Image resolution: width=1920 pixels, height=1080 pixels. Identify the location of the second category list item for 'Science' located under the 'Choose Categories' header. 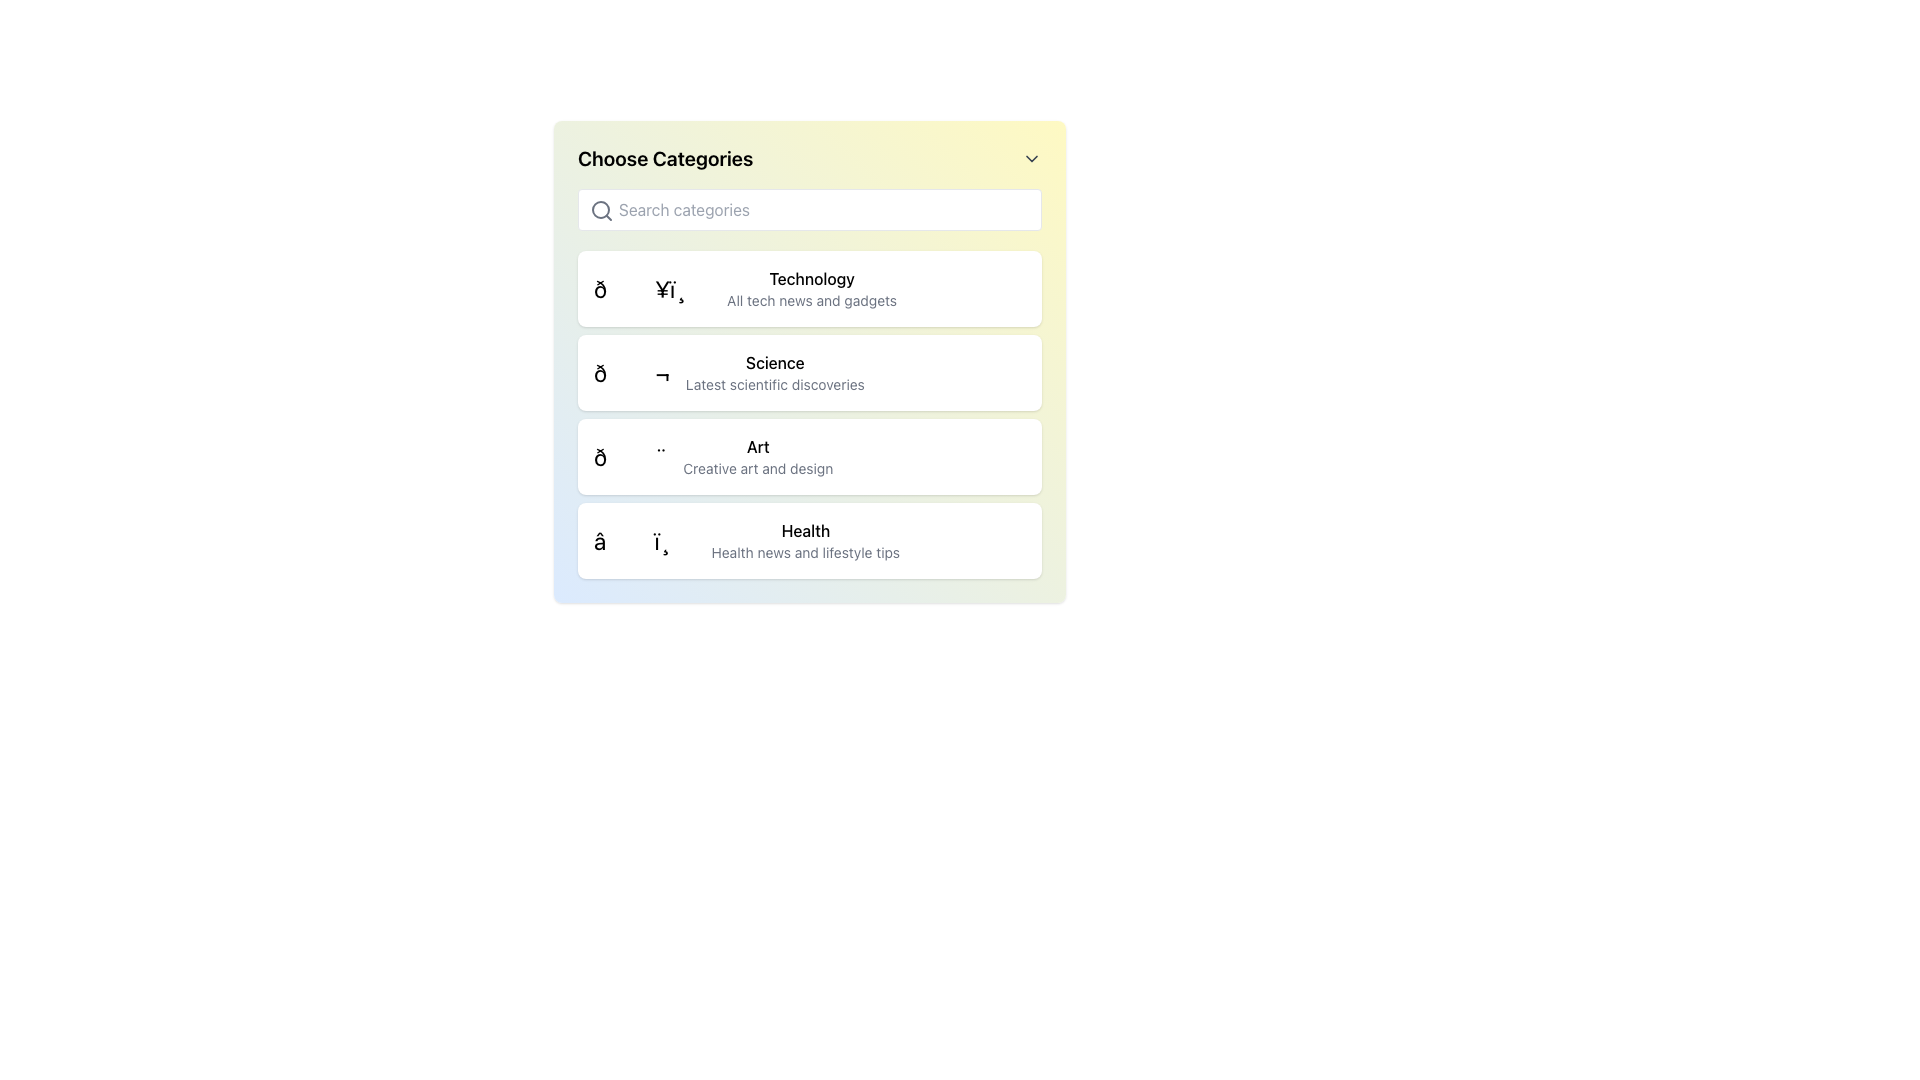
(728, 373).